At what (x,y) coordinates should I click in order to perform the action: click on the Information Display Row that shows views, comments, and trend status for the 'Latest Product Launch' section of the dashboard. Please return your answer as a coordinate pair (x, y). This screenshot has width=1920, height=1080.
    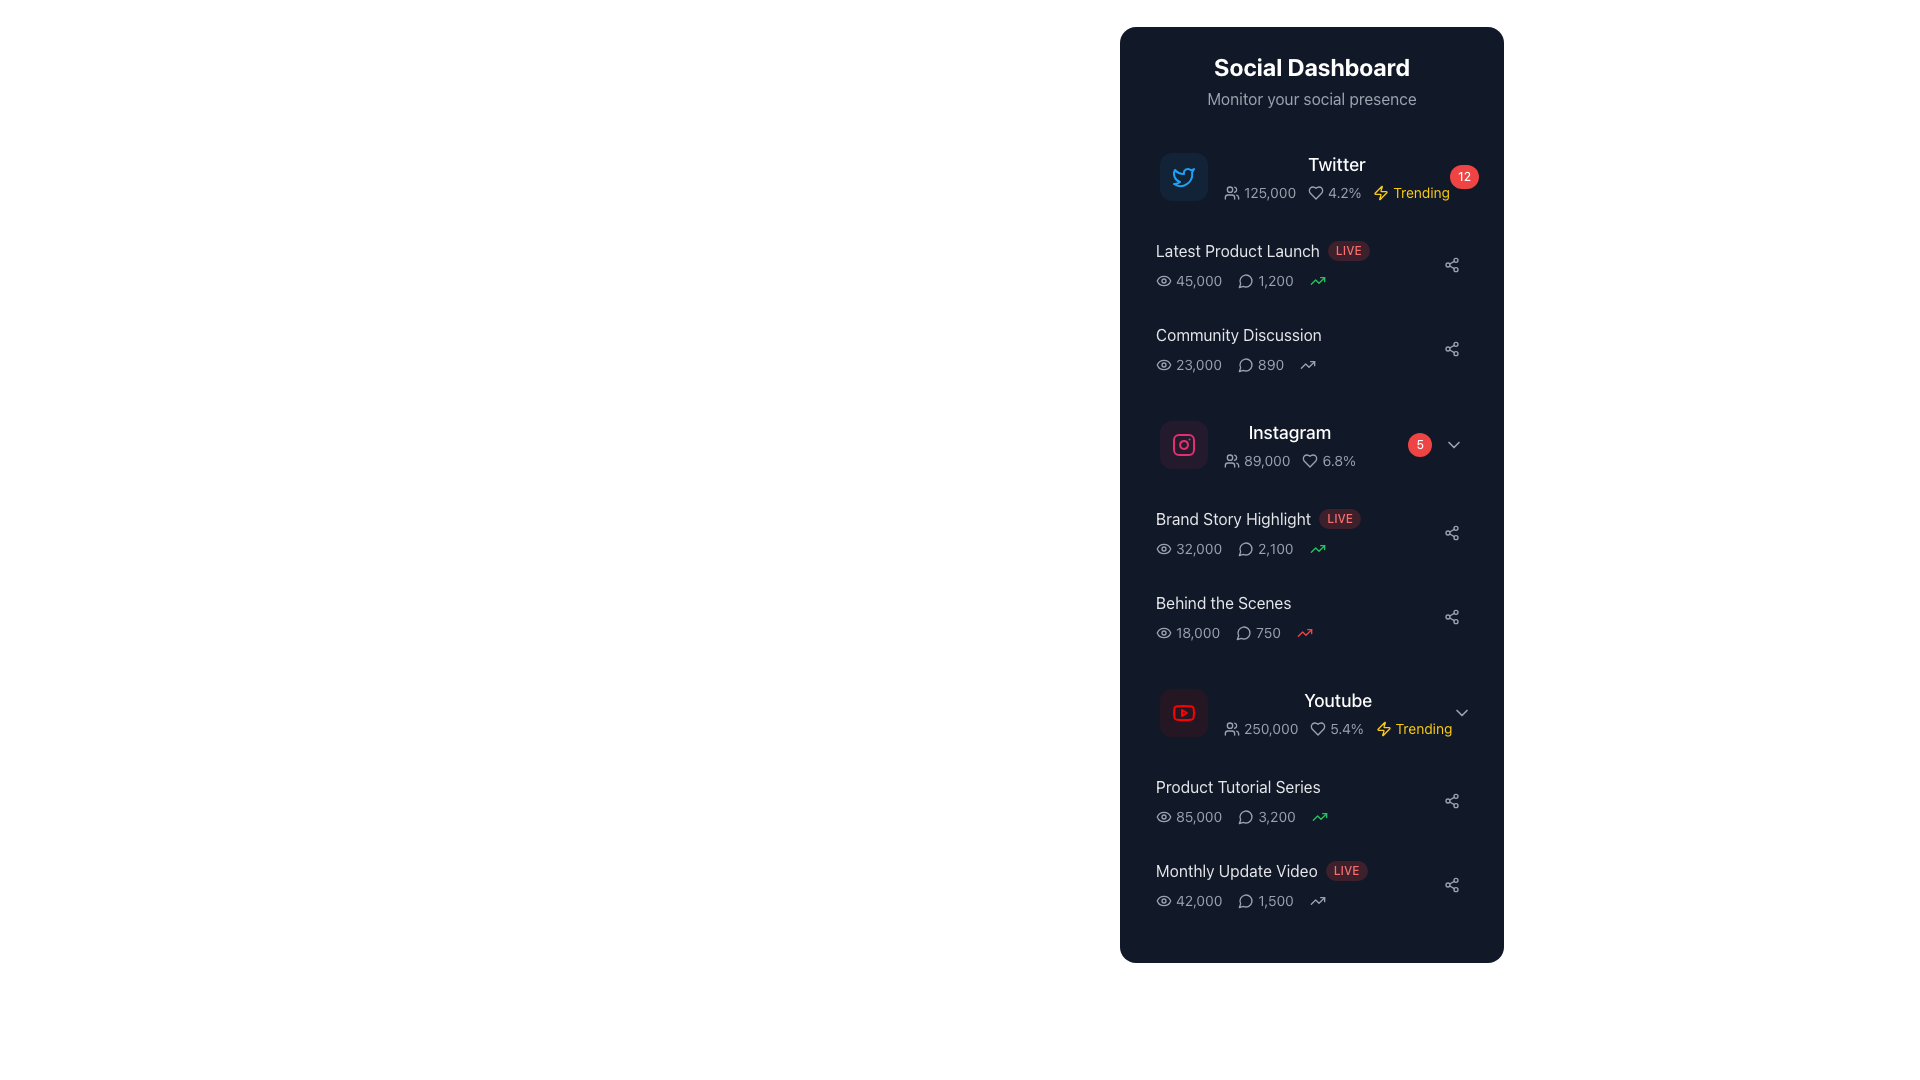
    Looking at the image, I should click on (1296, 281).